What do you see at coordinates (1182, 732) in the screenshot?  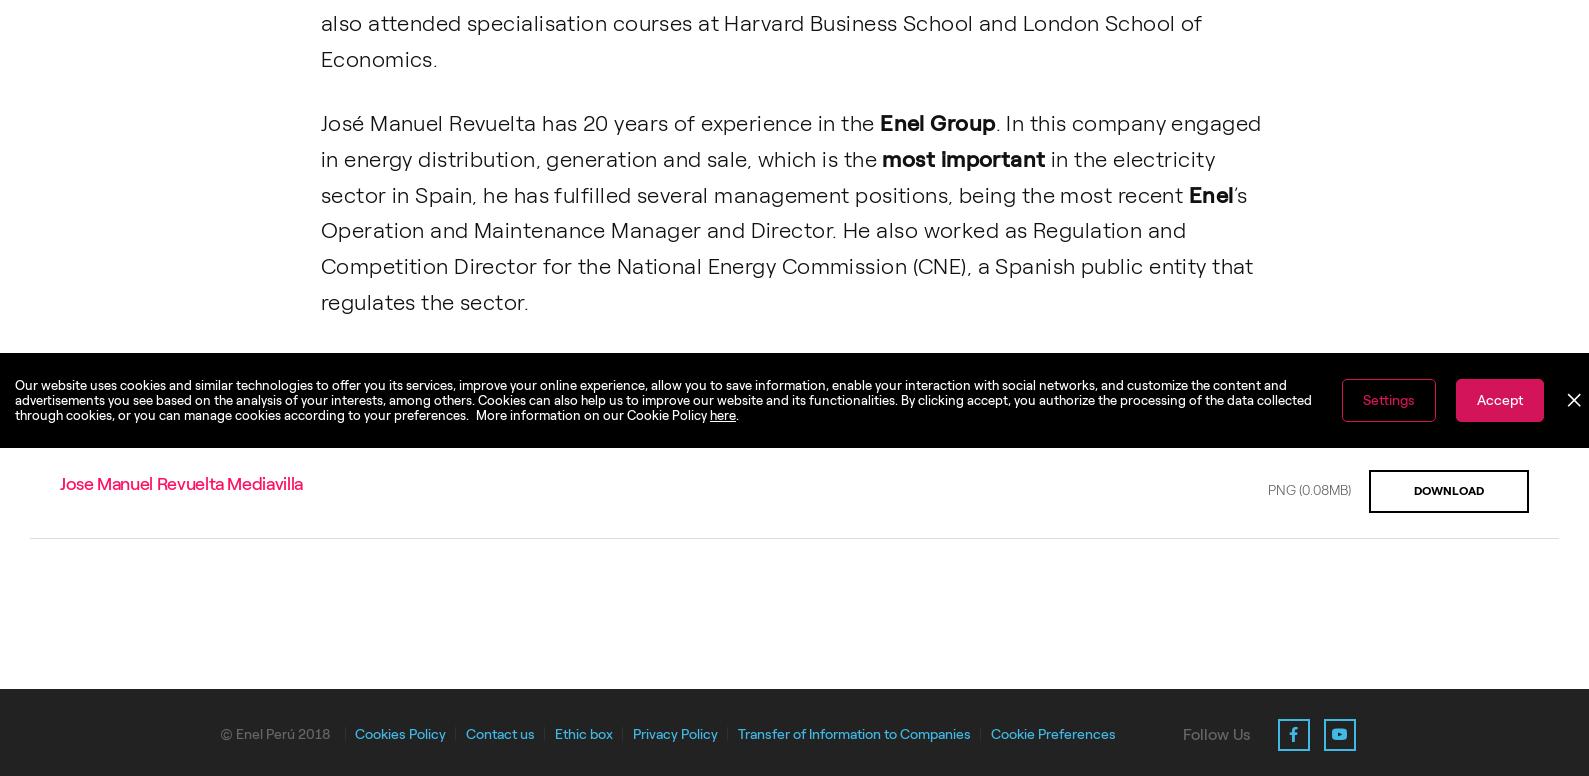 I see `'Follow Us'` at bounding box center [1182, 732].